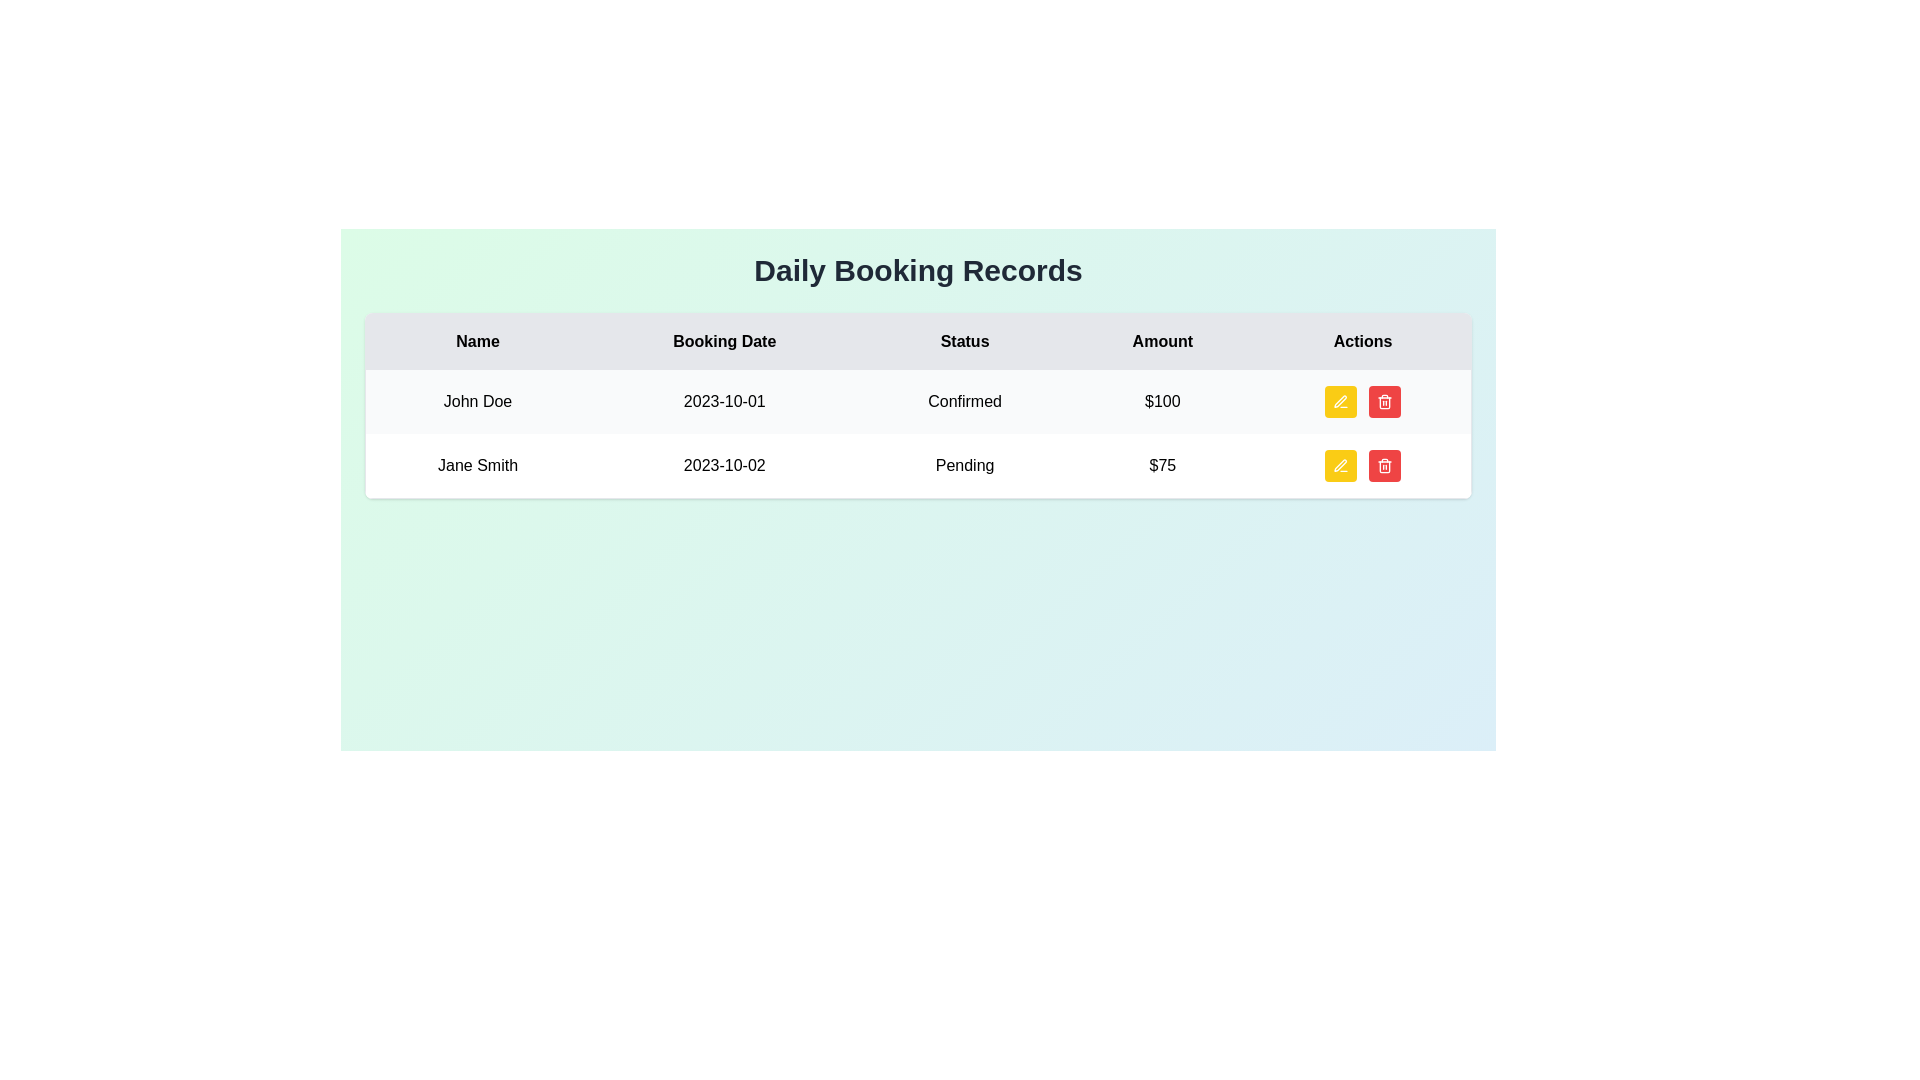 This screenshot has width=1920, height=1080. Describe the element at coordinates (1362, 340) in the screenshot. I see `the header label for the 'Actions' column in the table, which is the last cell in the header row following 'Name', 'Booking Date', 'Status', and 'Amount'` at that location.